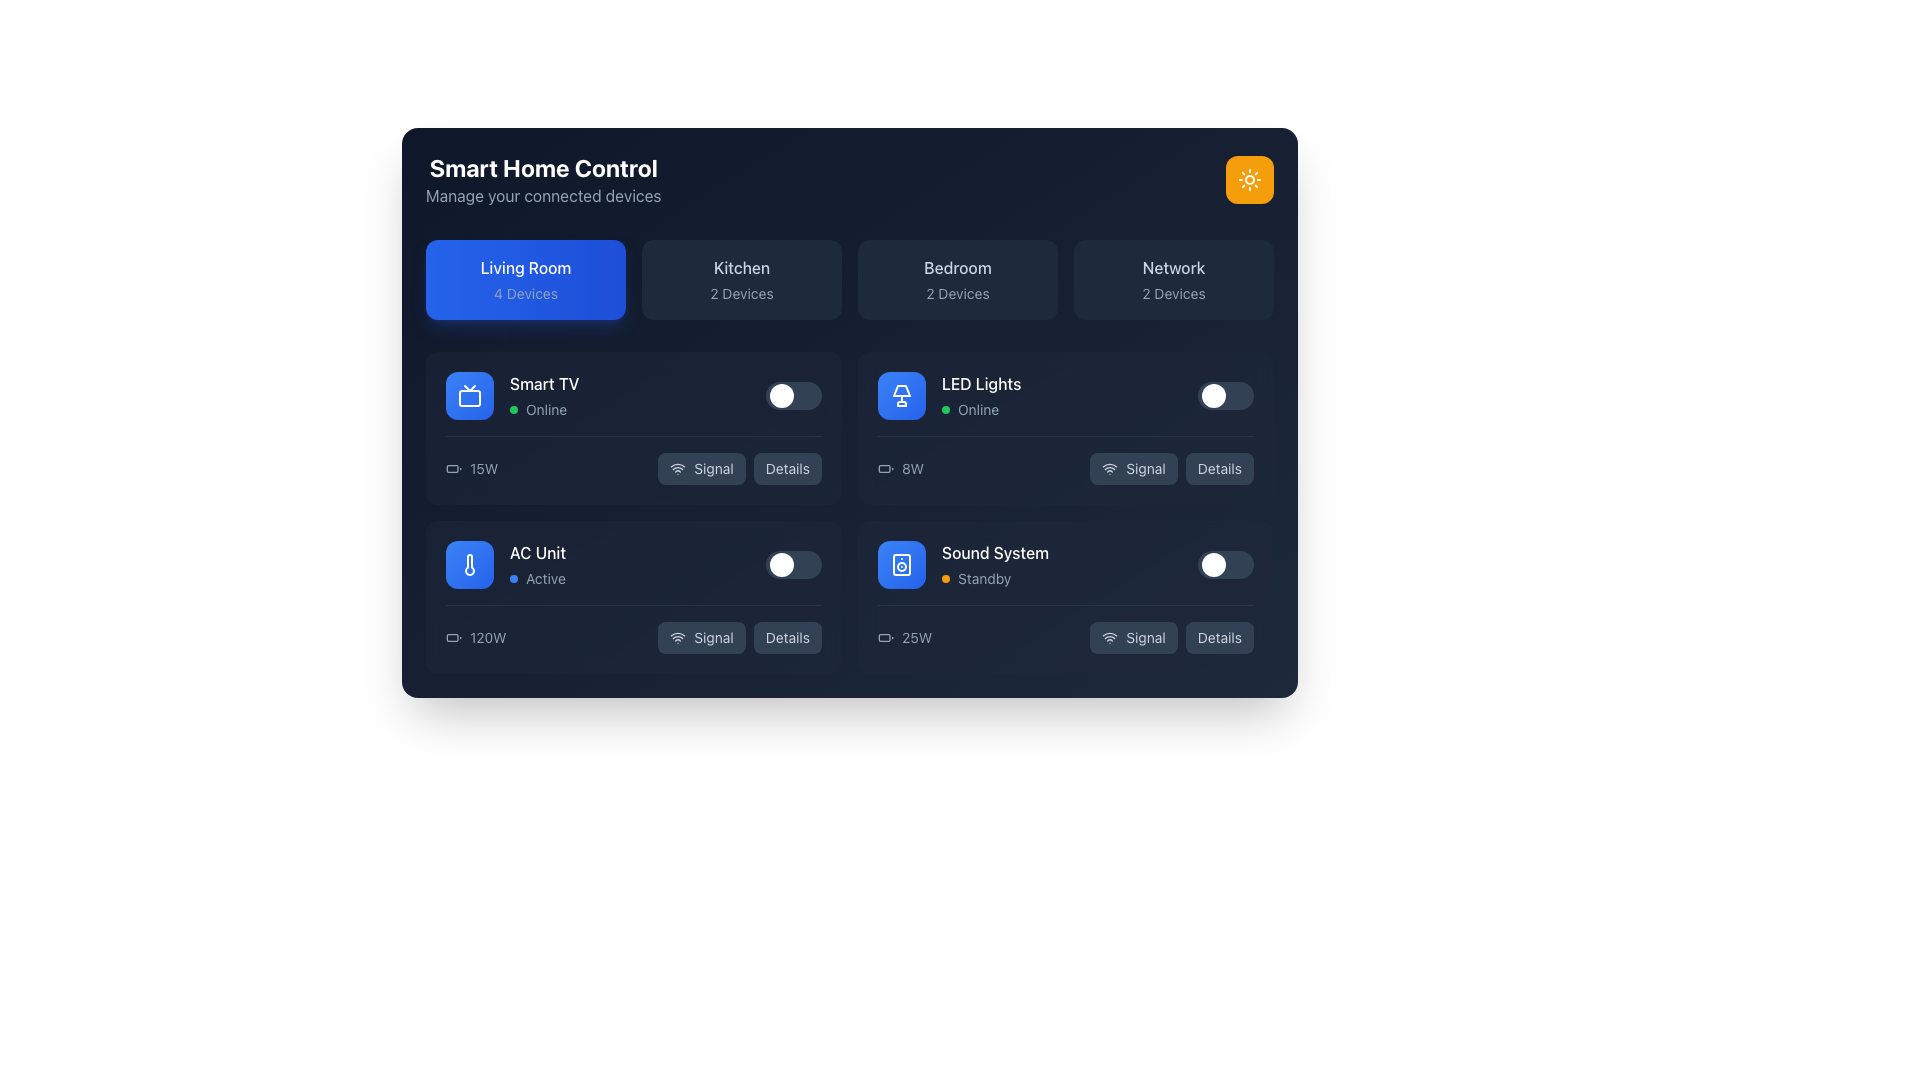 Image resolution: width=1920 pixels, height=1080 pixels. What do you see at coordinates (957, 280) in the screenshot?
I see `the dark slate button labeled 'Bedroom' which has two lines of text, 'Bedroom' at the top and '2 Devices' below, positioned between the 'Kitchen' and 'Network' buttons` at bounding box center [957, 280].